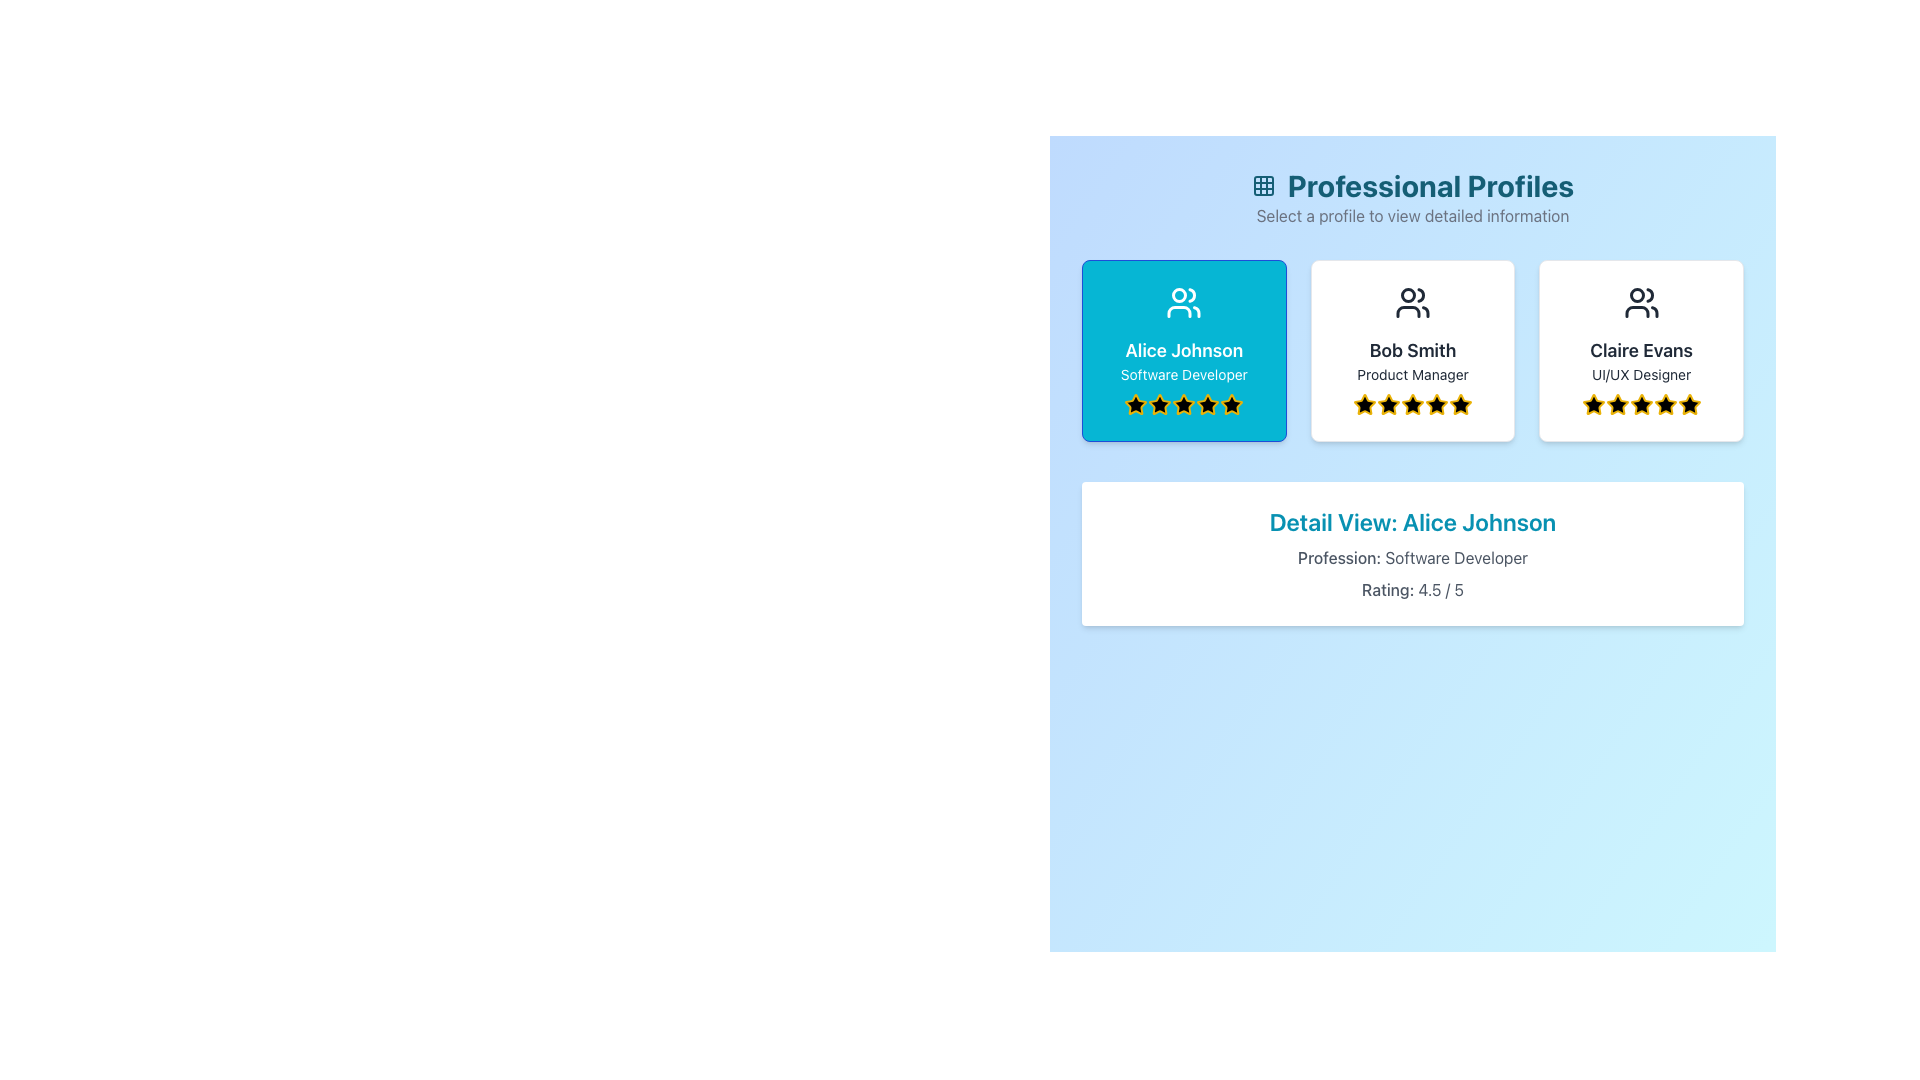 The image size is (1920, 1080). What do you see at coordinates (1179, 295) in the screenshot?
I see `the decorative graphical element representing users in the profile card of 'Alice Johnson', located at the top-left corner of the user's head within the icon` at bounding box center [1179, 295].